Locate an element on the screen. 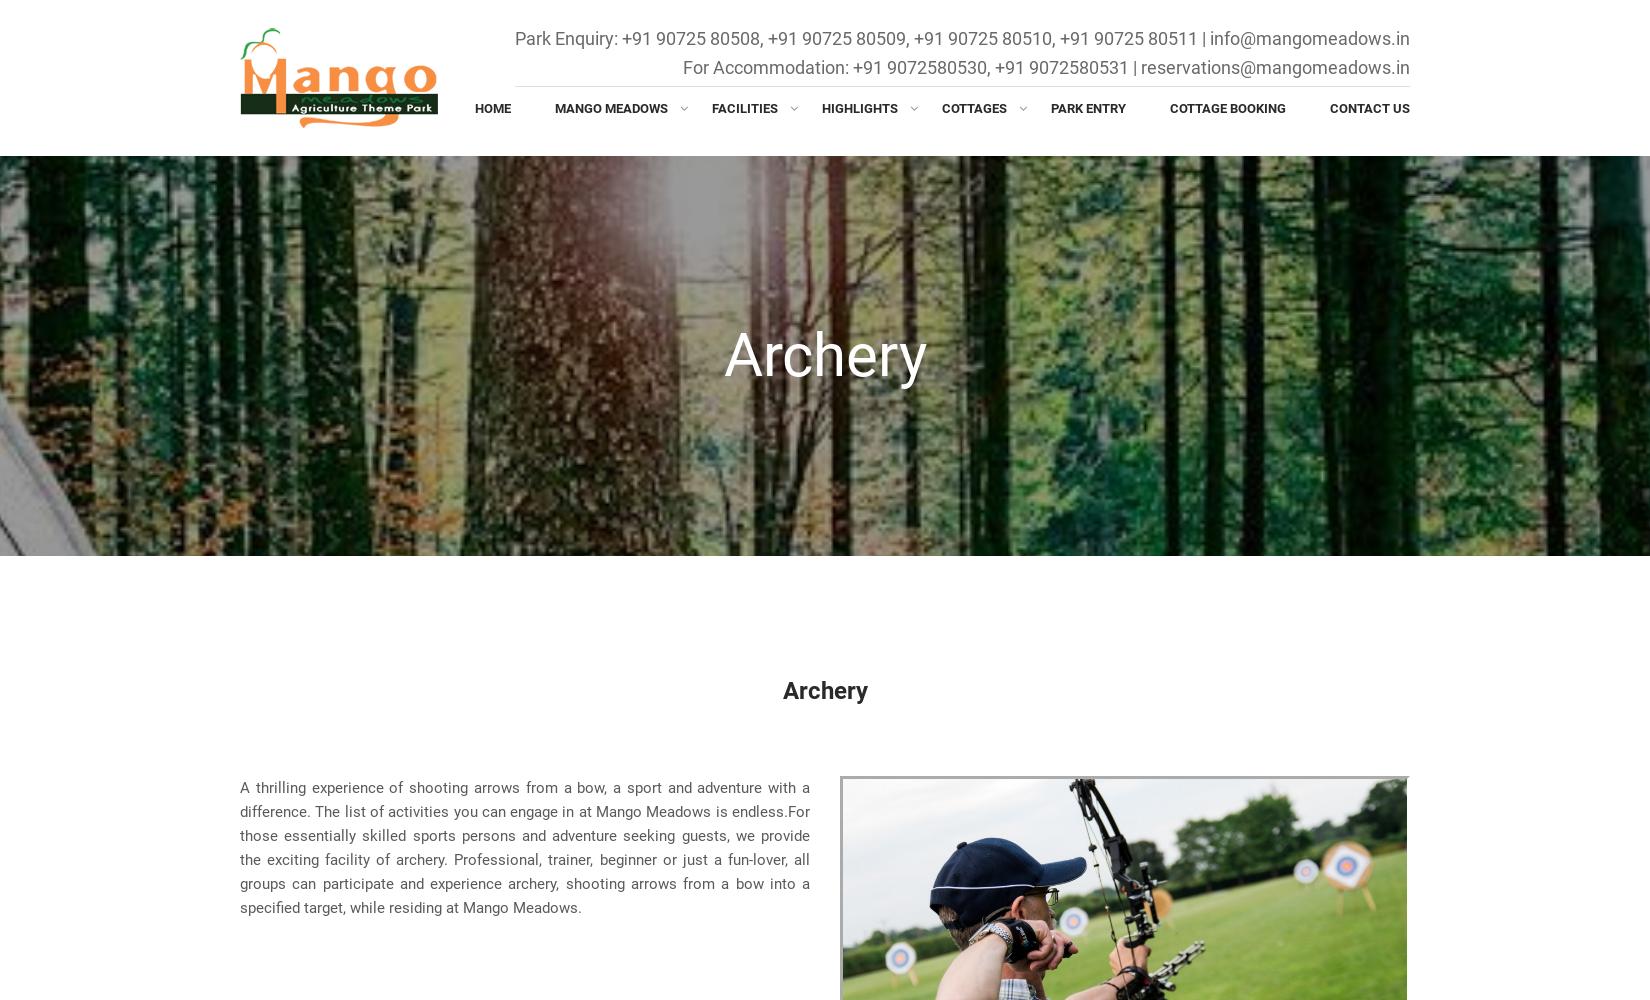 The width and height of the screenshot is (1650, 1000). 'Highlights' is located at coordinates (859, 107).